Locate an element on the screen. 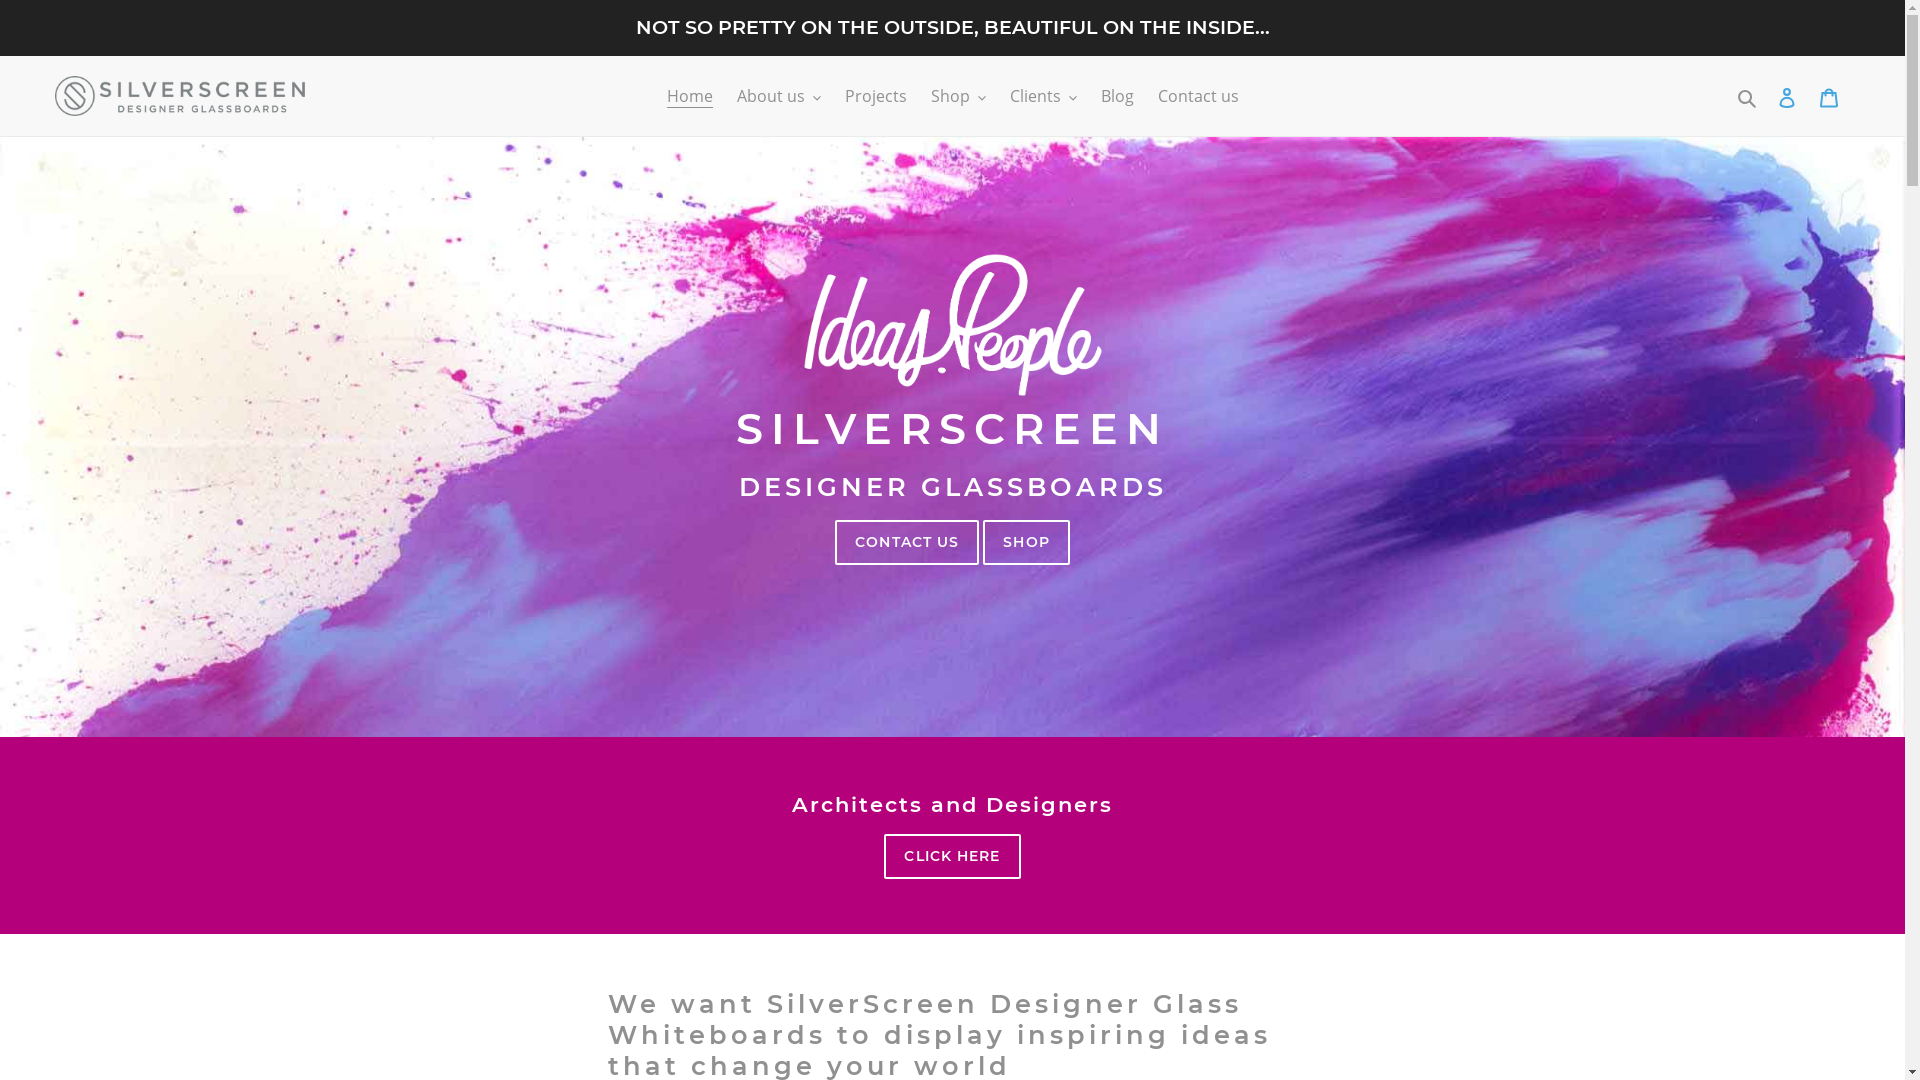 This screenshot has width=1920, height=1080. 'Home' is located at coordinates (689, 96).